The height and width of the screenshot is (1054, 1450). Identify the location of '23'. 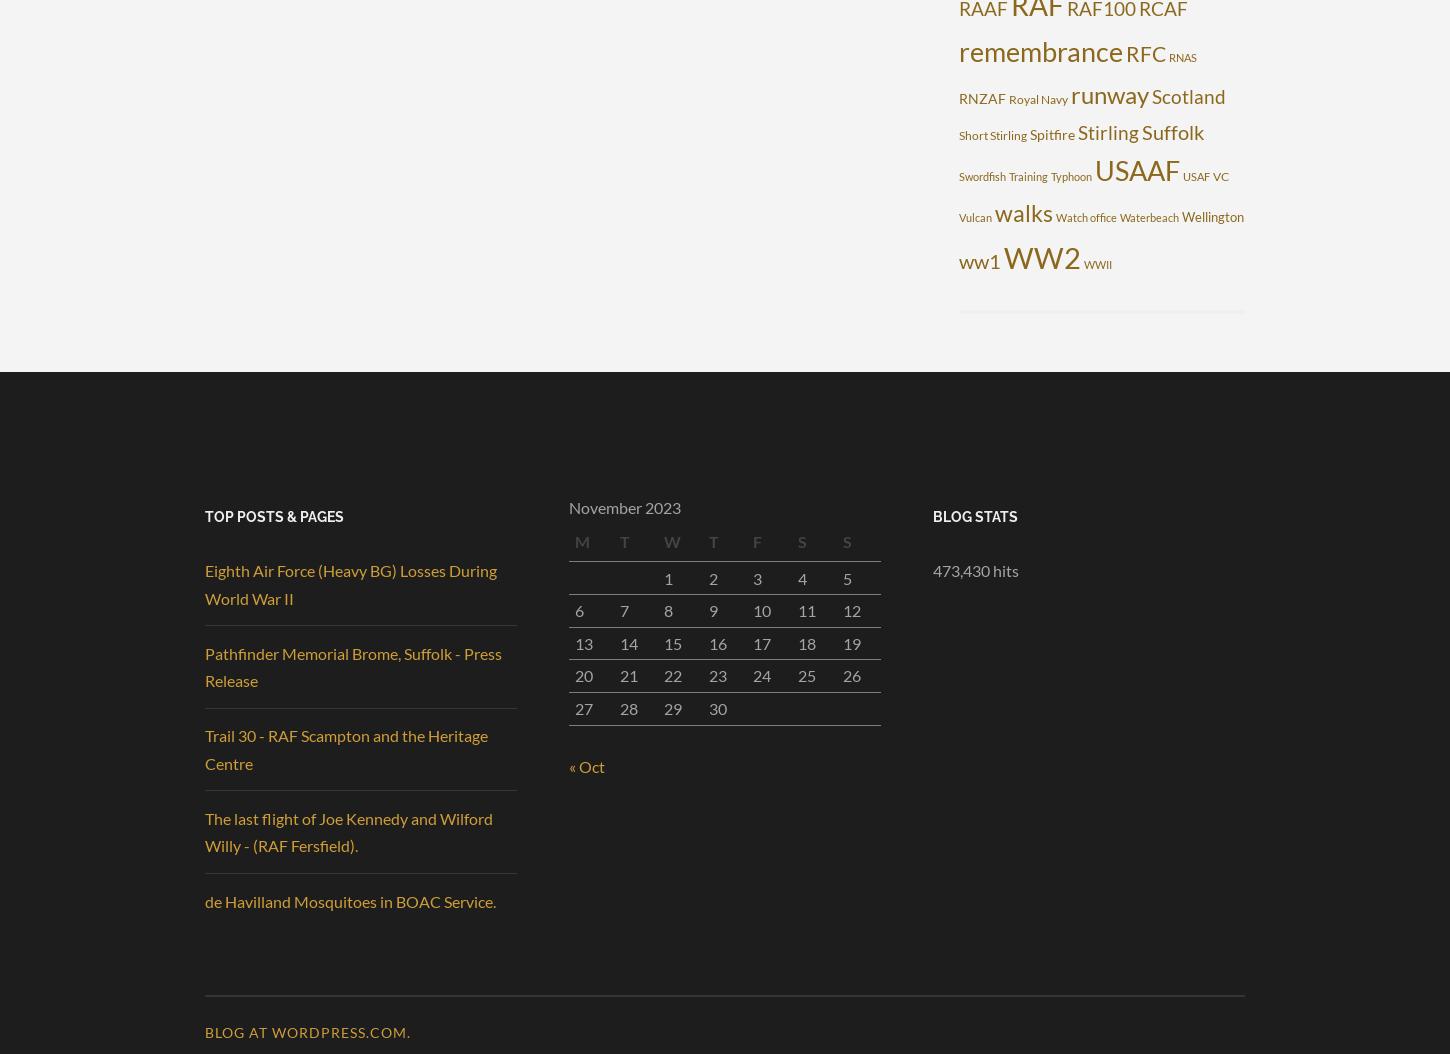
(716, 675).